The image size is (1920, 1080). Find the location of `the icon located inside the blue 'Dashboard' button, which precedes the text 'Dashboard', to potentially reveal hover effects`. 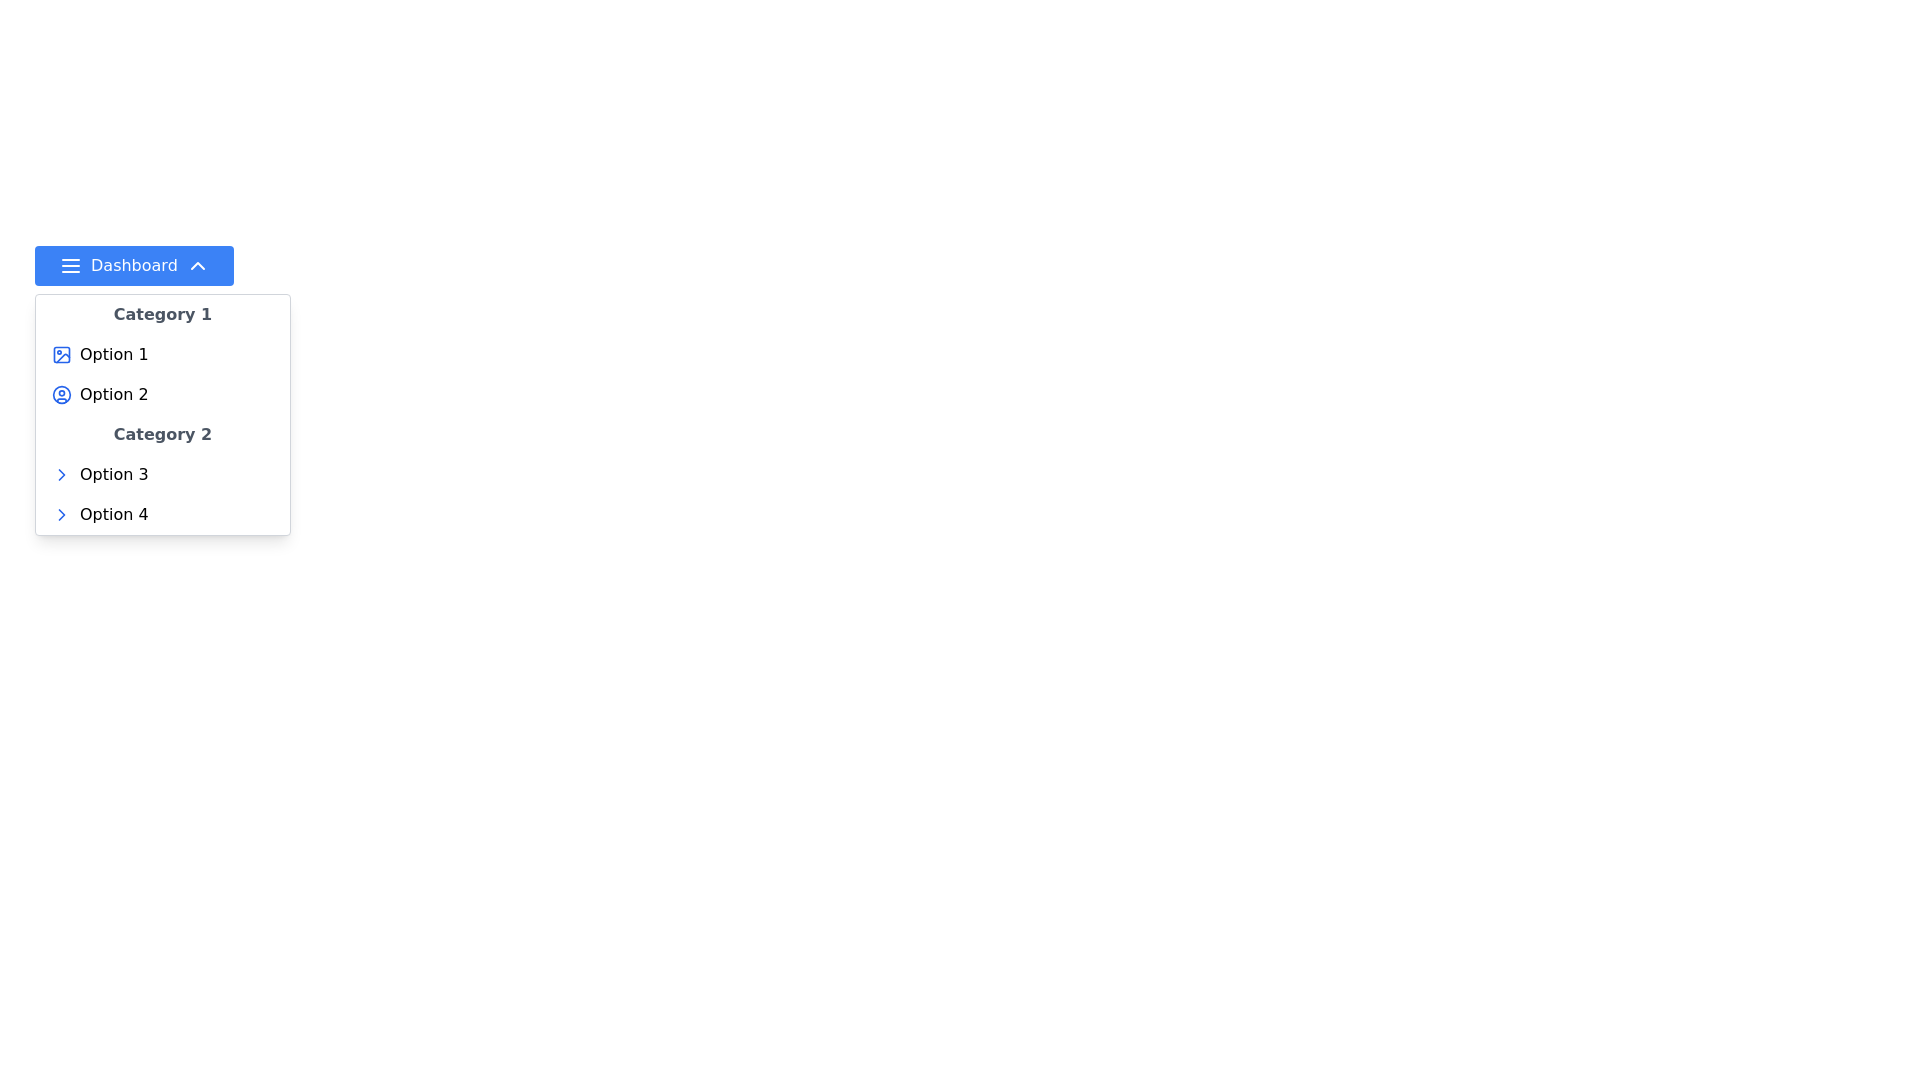

the icon located inside the blue 'Dashboard' button, which precedes the text 'Dashboard', to potentially reveal hover effects is located at coordinates (71, 265).